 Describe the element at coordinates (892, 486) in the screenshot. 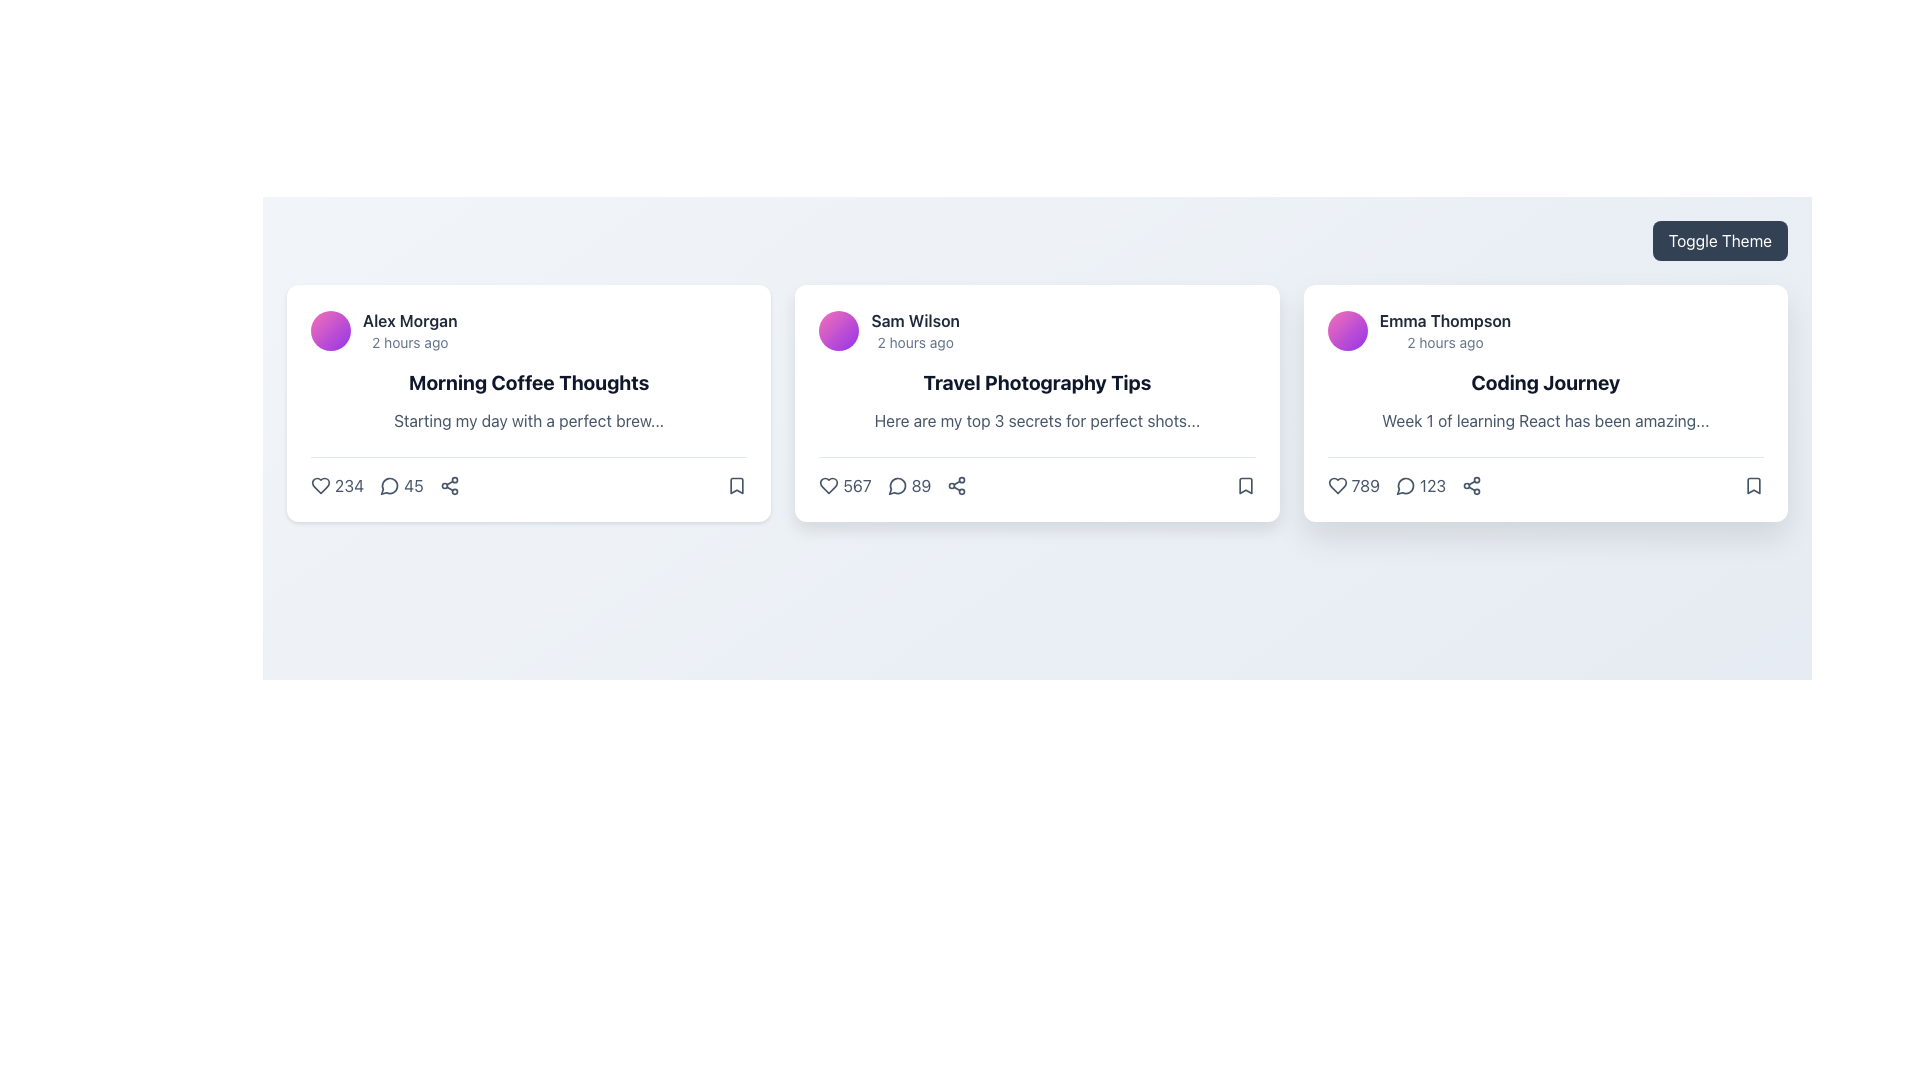

I see `the comment count button located between the '567 likes' count and the share icon at the bottom of the 'Travel Photography Tips' card to potentially see a tooltip` at that location.